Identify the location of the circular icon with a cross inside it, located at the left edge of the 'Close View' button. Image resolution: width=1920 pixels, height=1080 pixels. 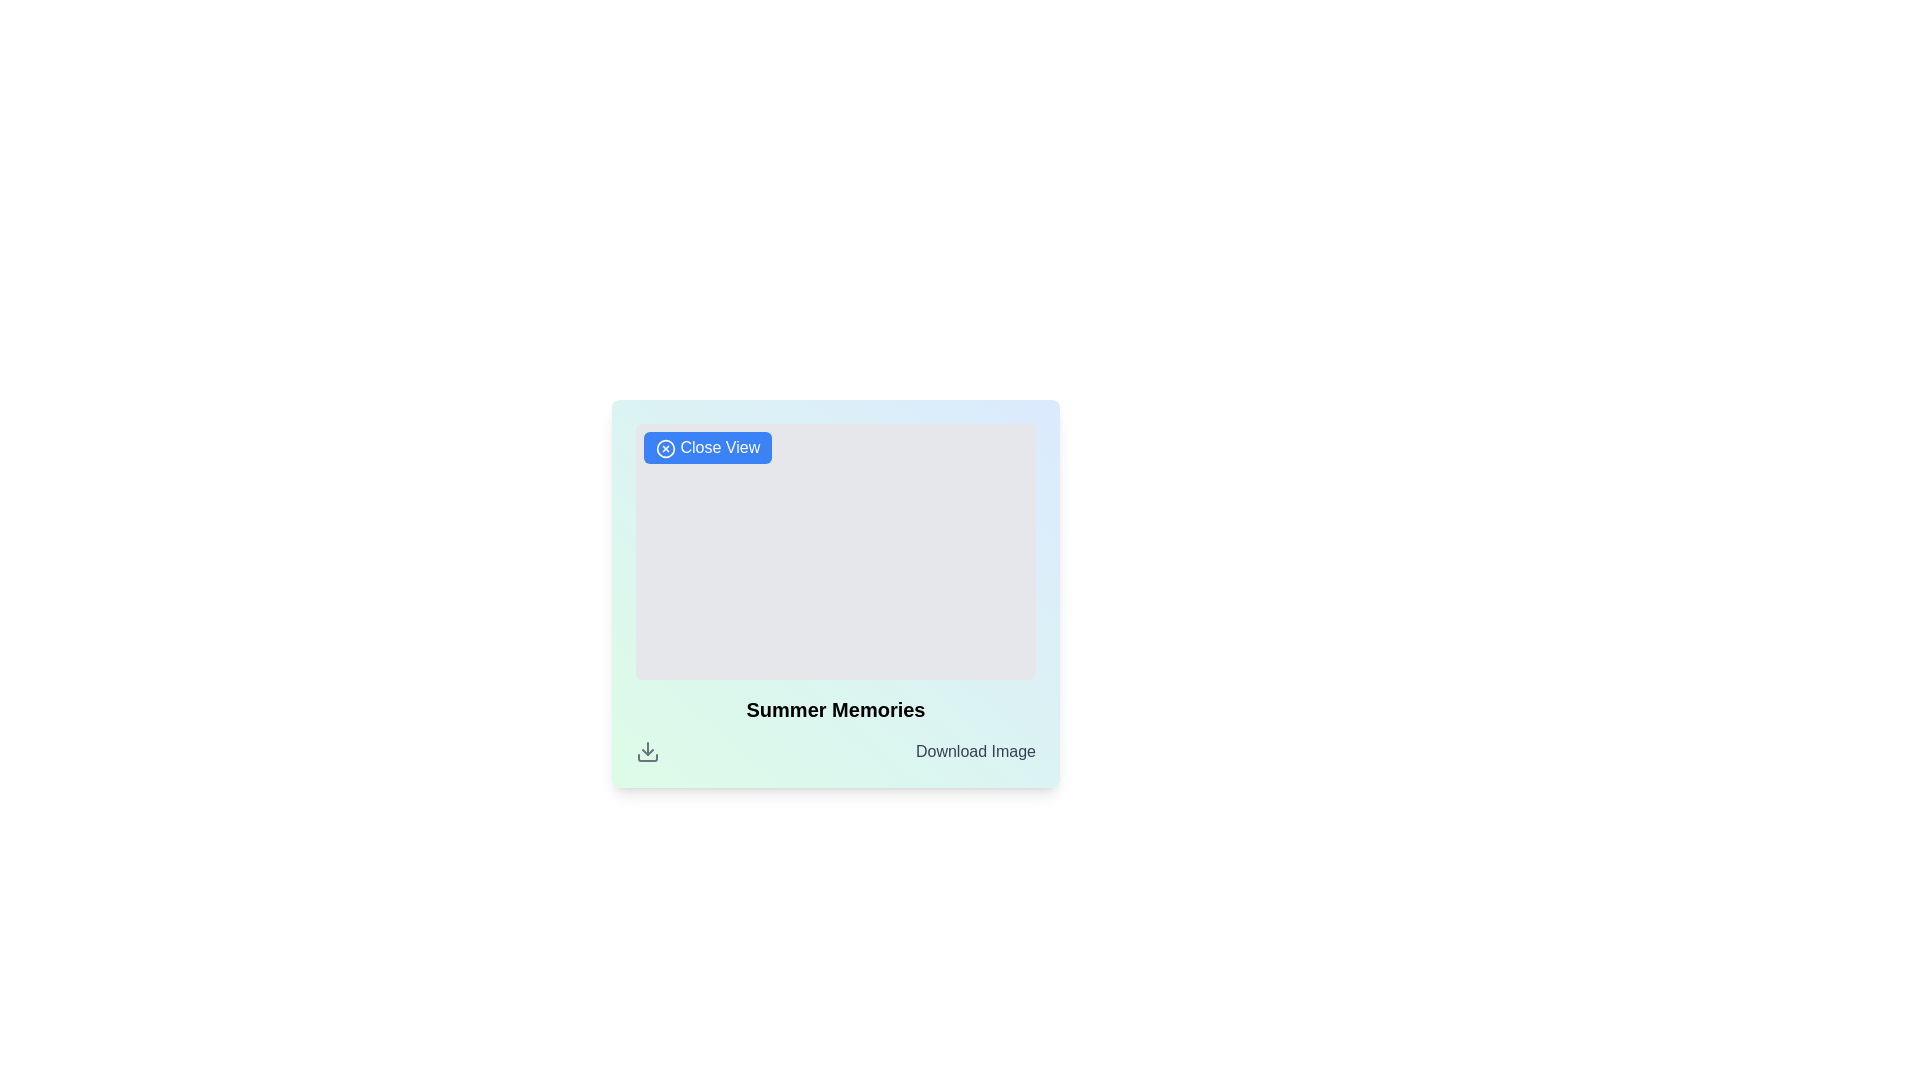
(666, 446).